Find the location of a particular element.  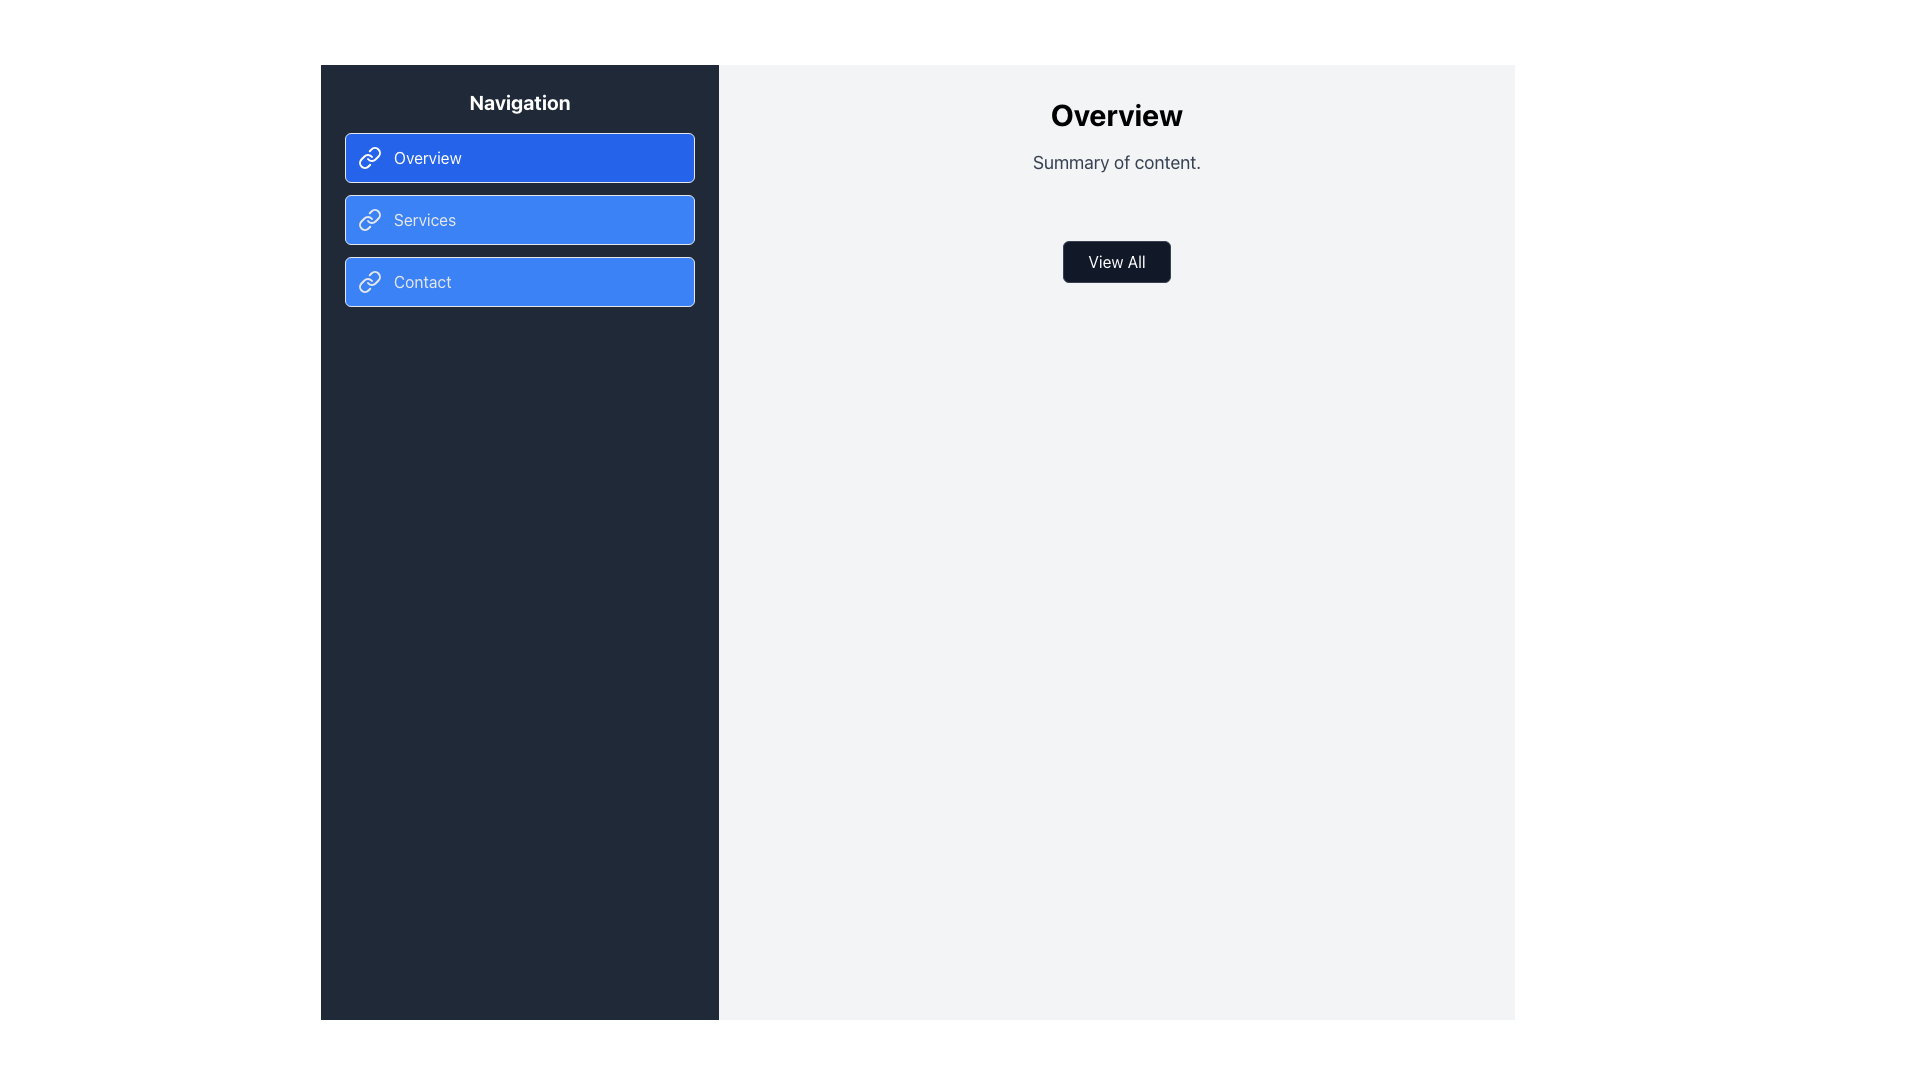

the button located centrally beneath the title 'Overview' and the brief text 'Summary of content.' is located at coordinates (1116, 261).